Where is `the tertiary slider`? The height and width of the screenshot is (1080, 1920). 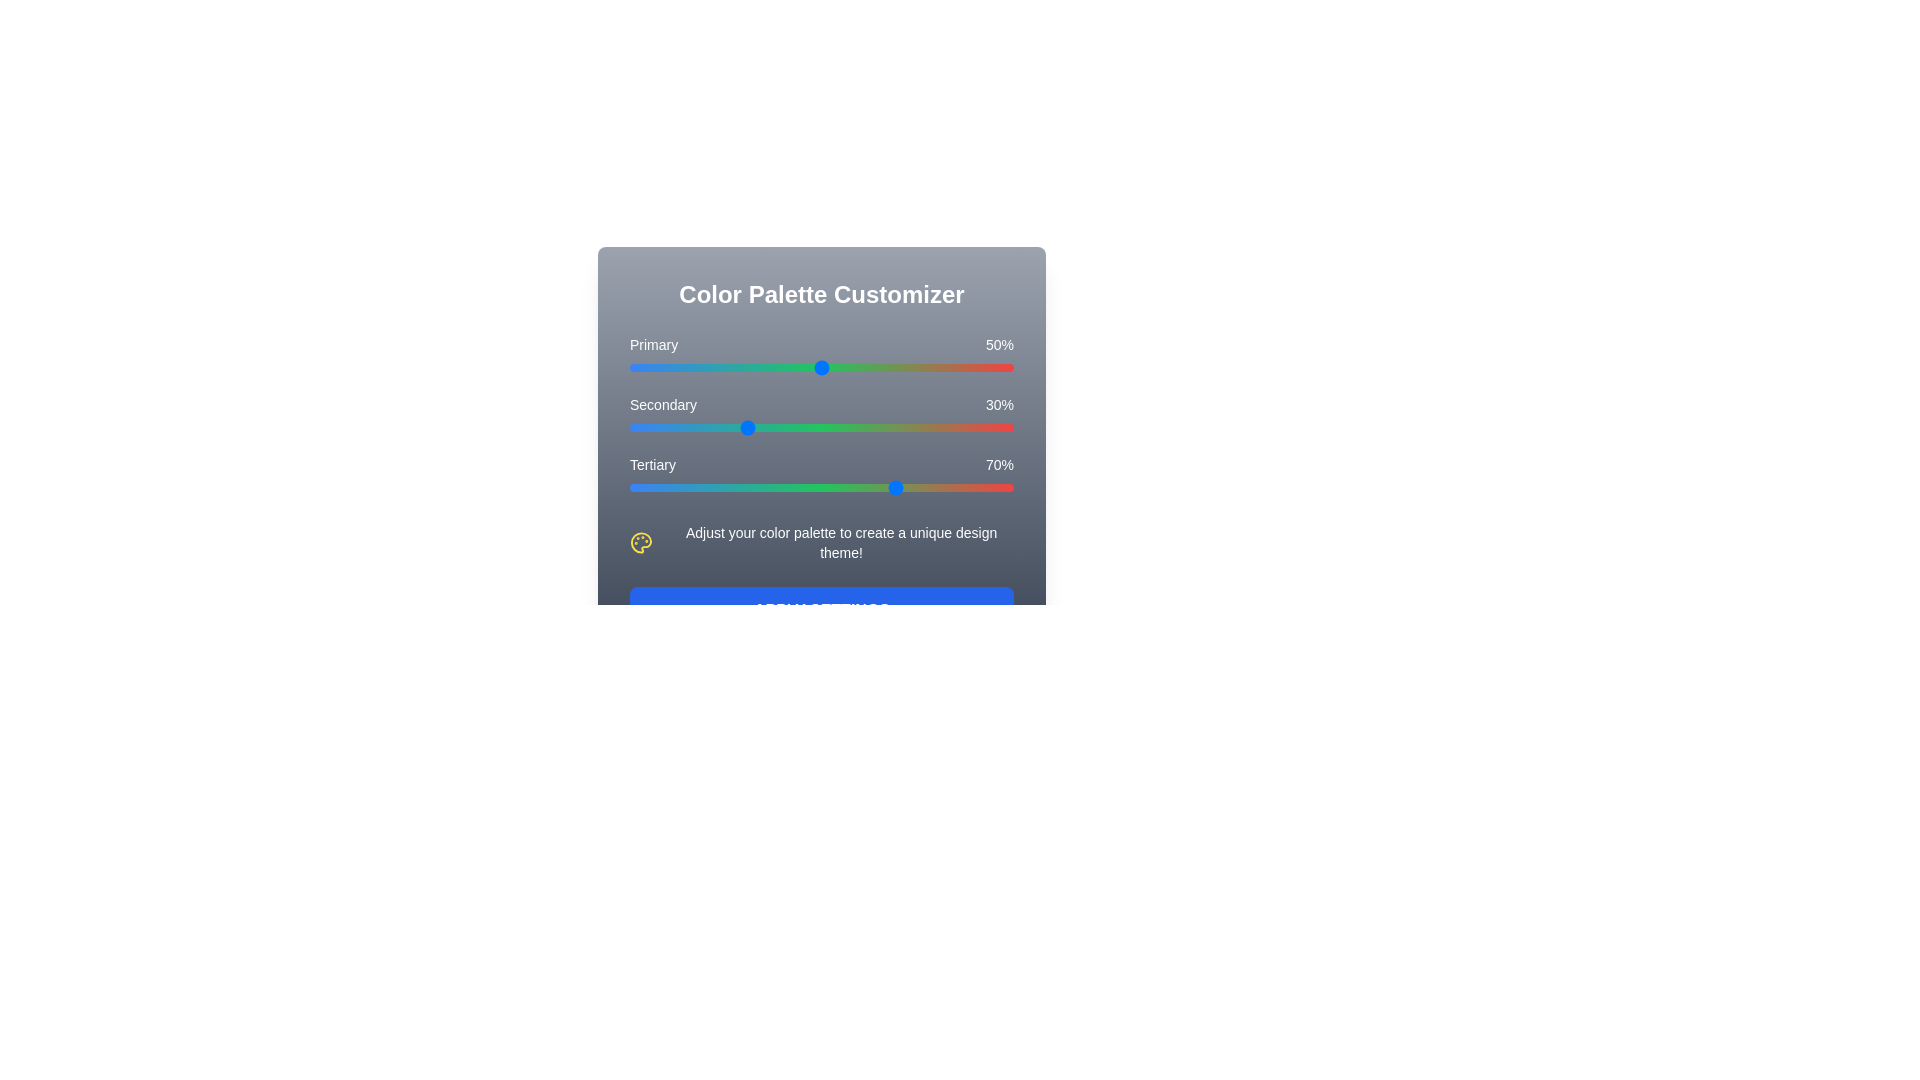 the tertiary slider is located at coordinates (668, 488).